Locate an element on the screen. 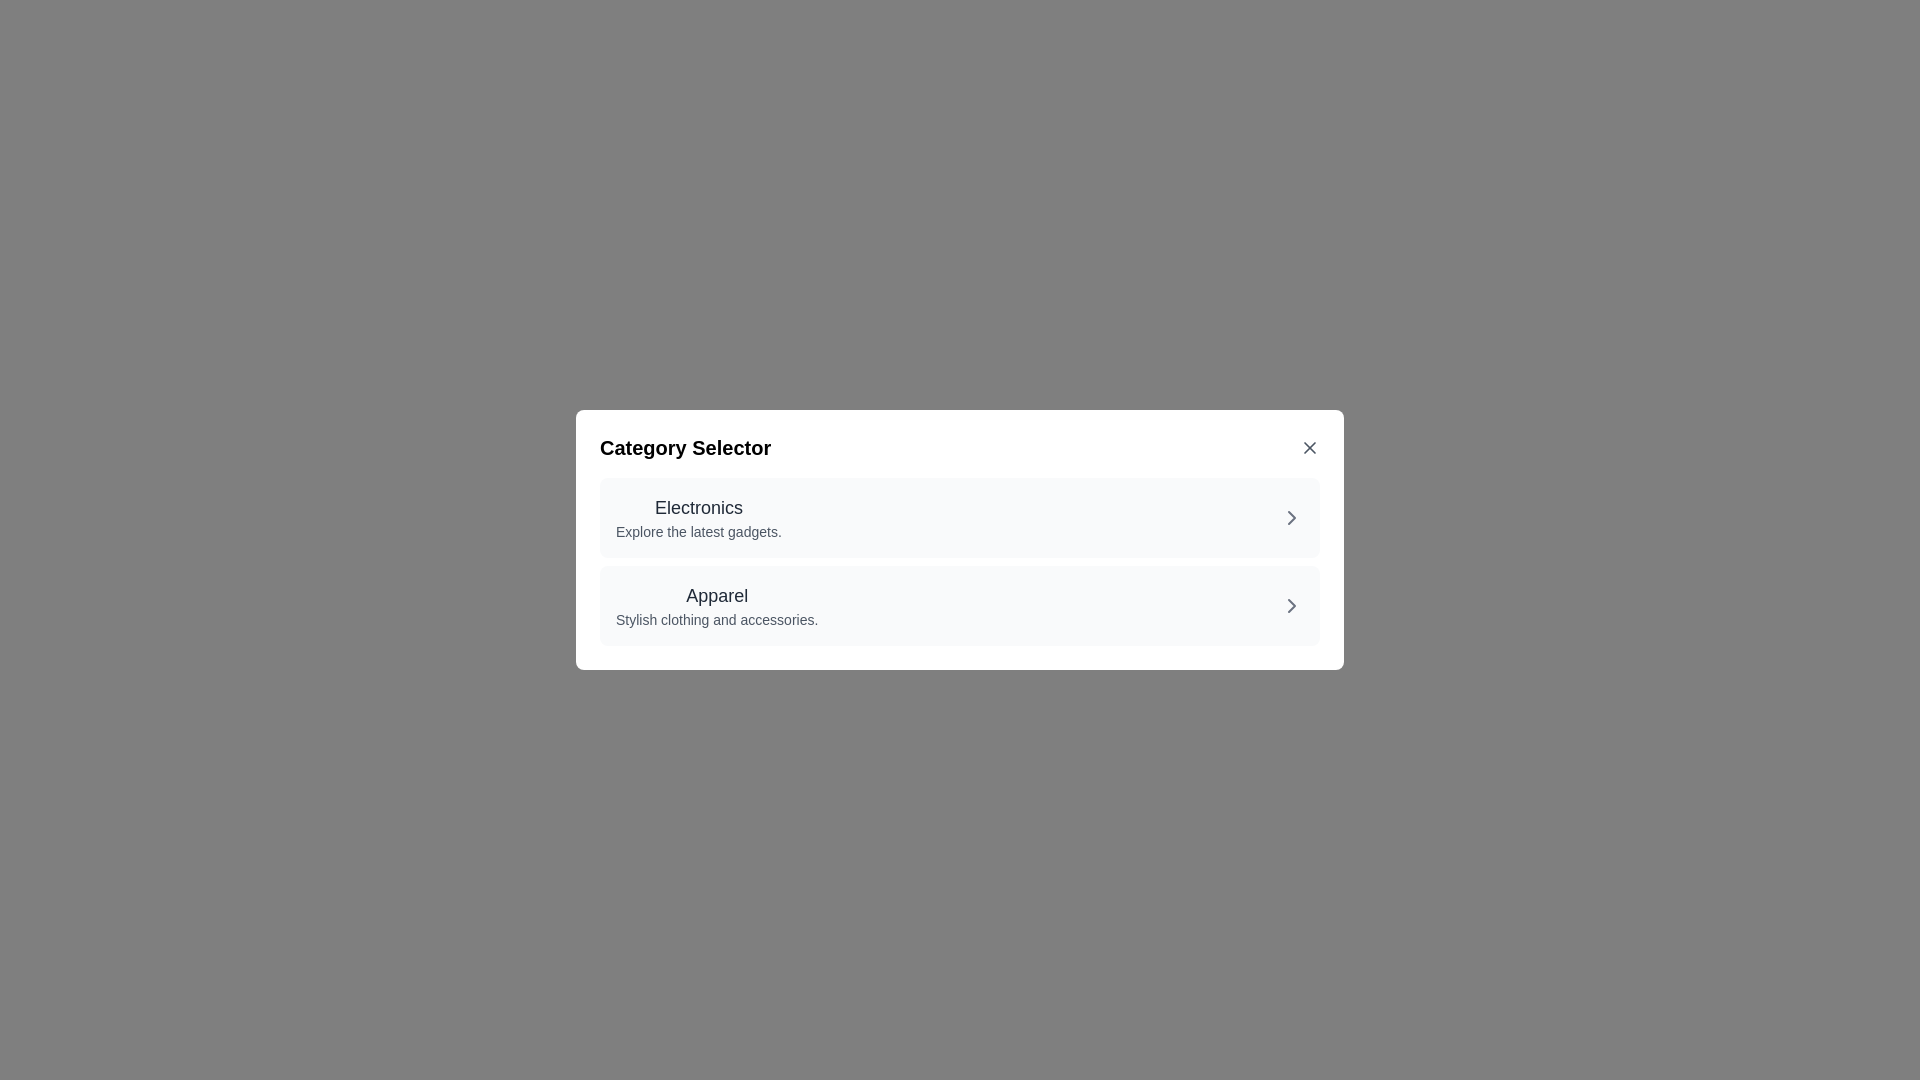 This screenshot has width=1920, height=1080. the 'Apparel' text block is located at coordinates (717, 604).